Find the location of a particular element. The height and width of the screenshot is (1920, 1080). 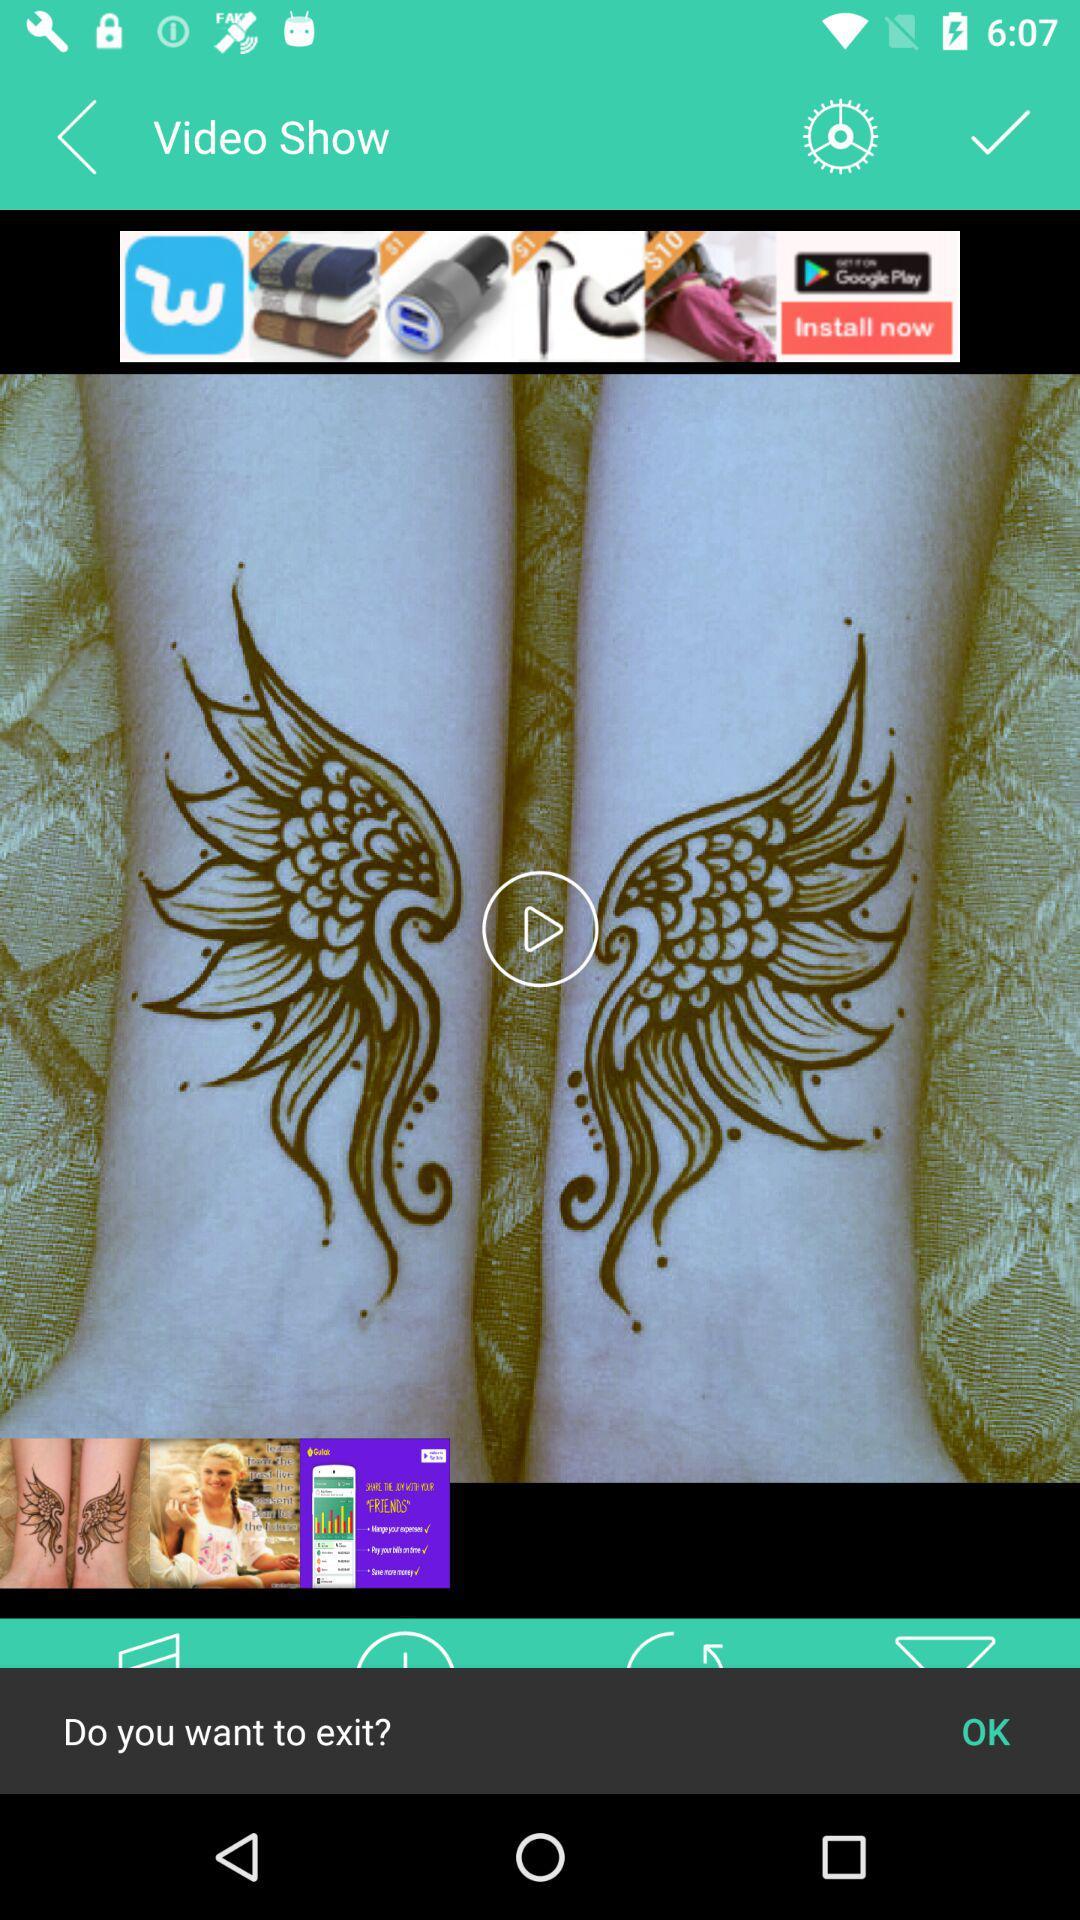

the settings icon is located at coordinates (840, 135).